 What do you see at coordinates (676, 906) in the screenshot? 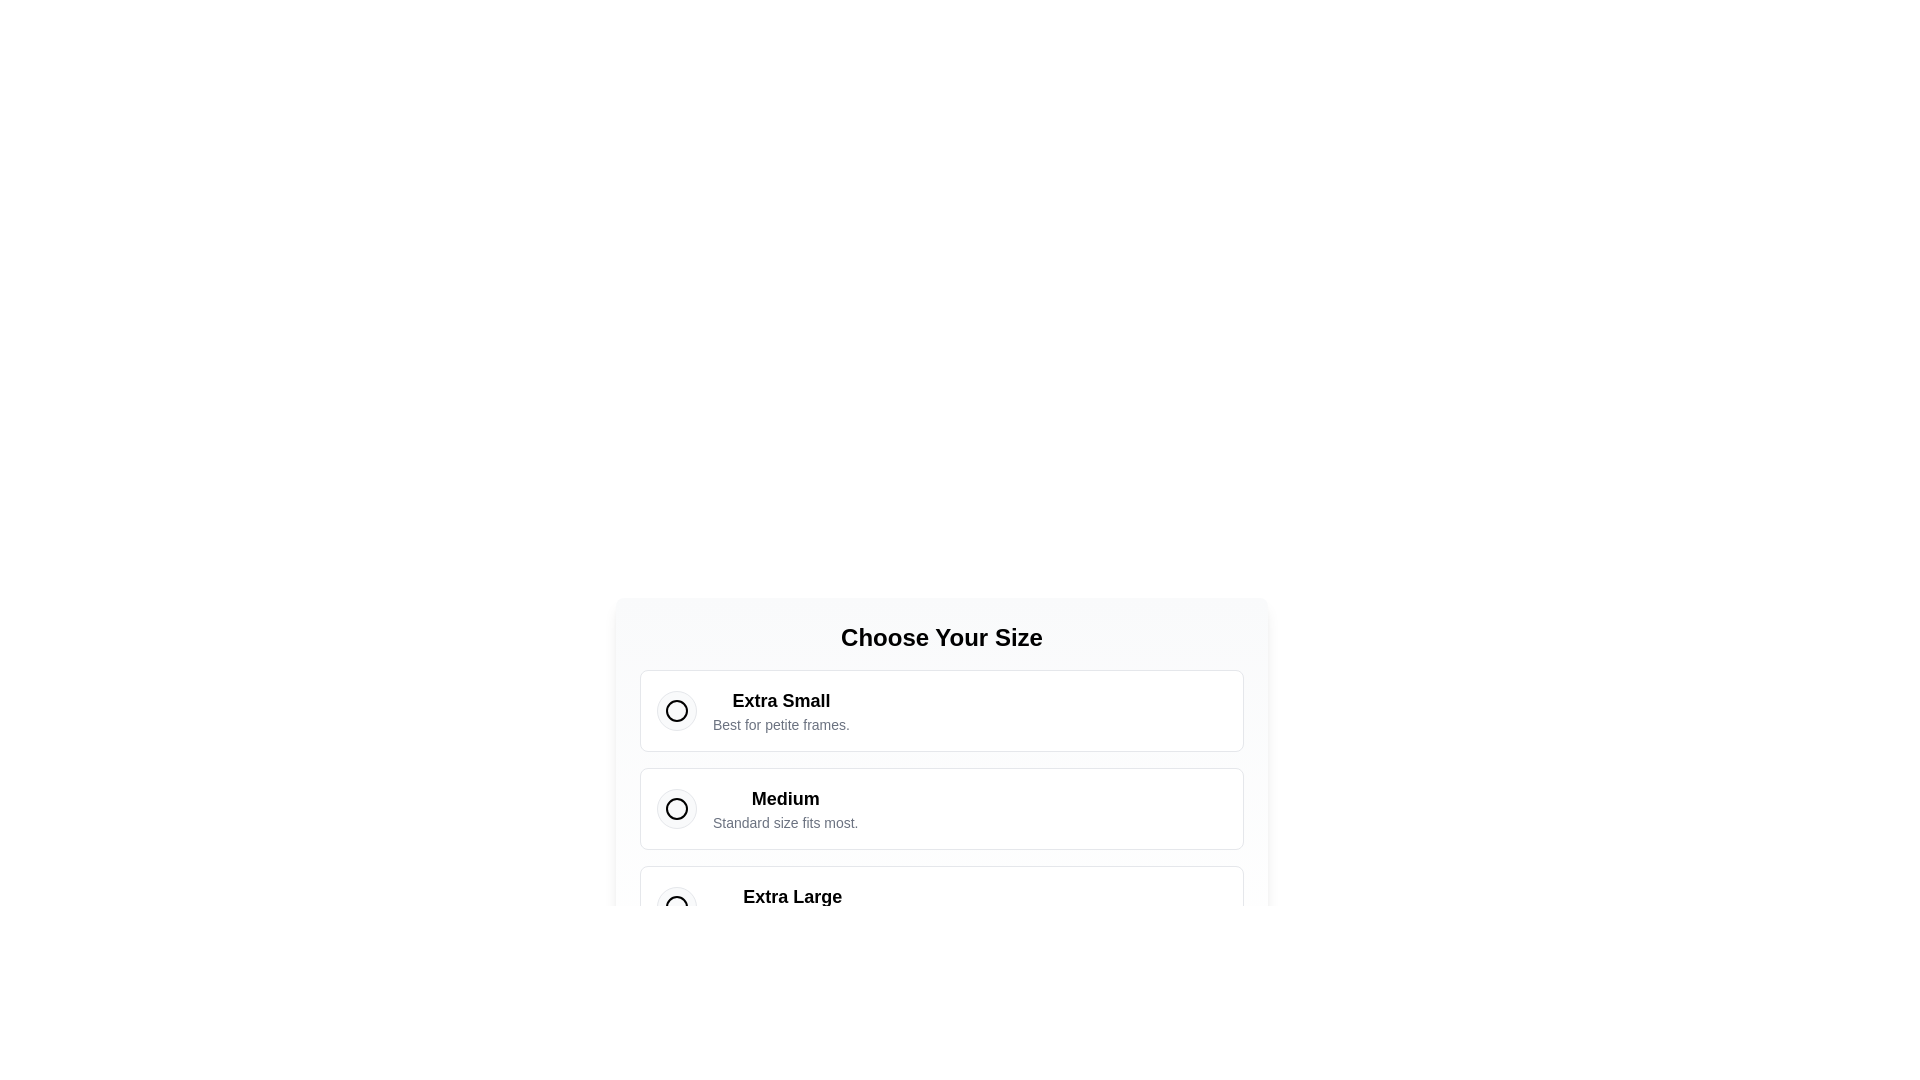
I see `the SVG graphic representing the 'Extra Large' size option in the size selection interface` at bounding box center [676, 906].